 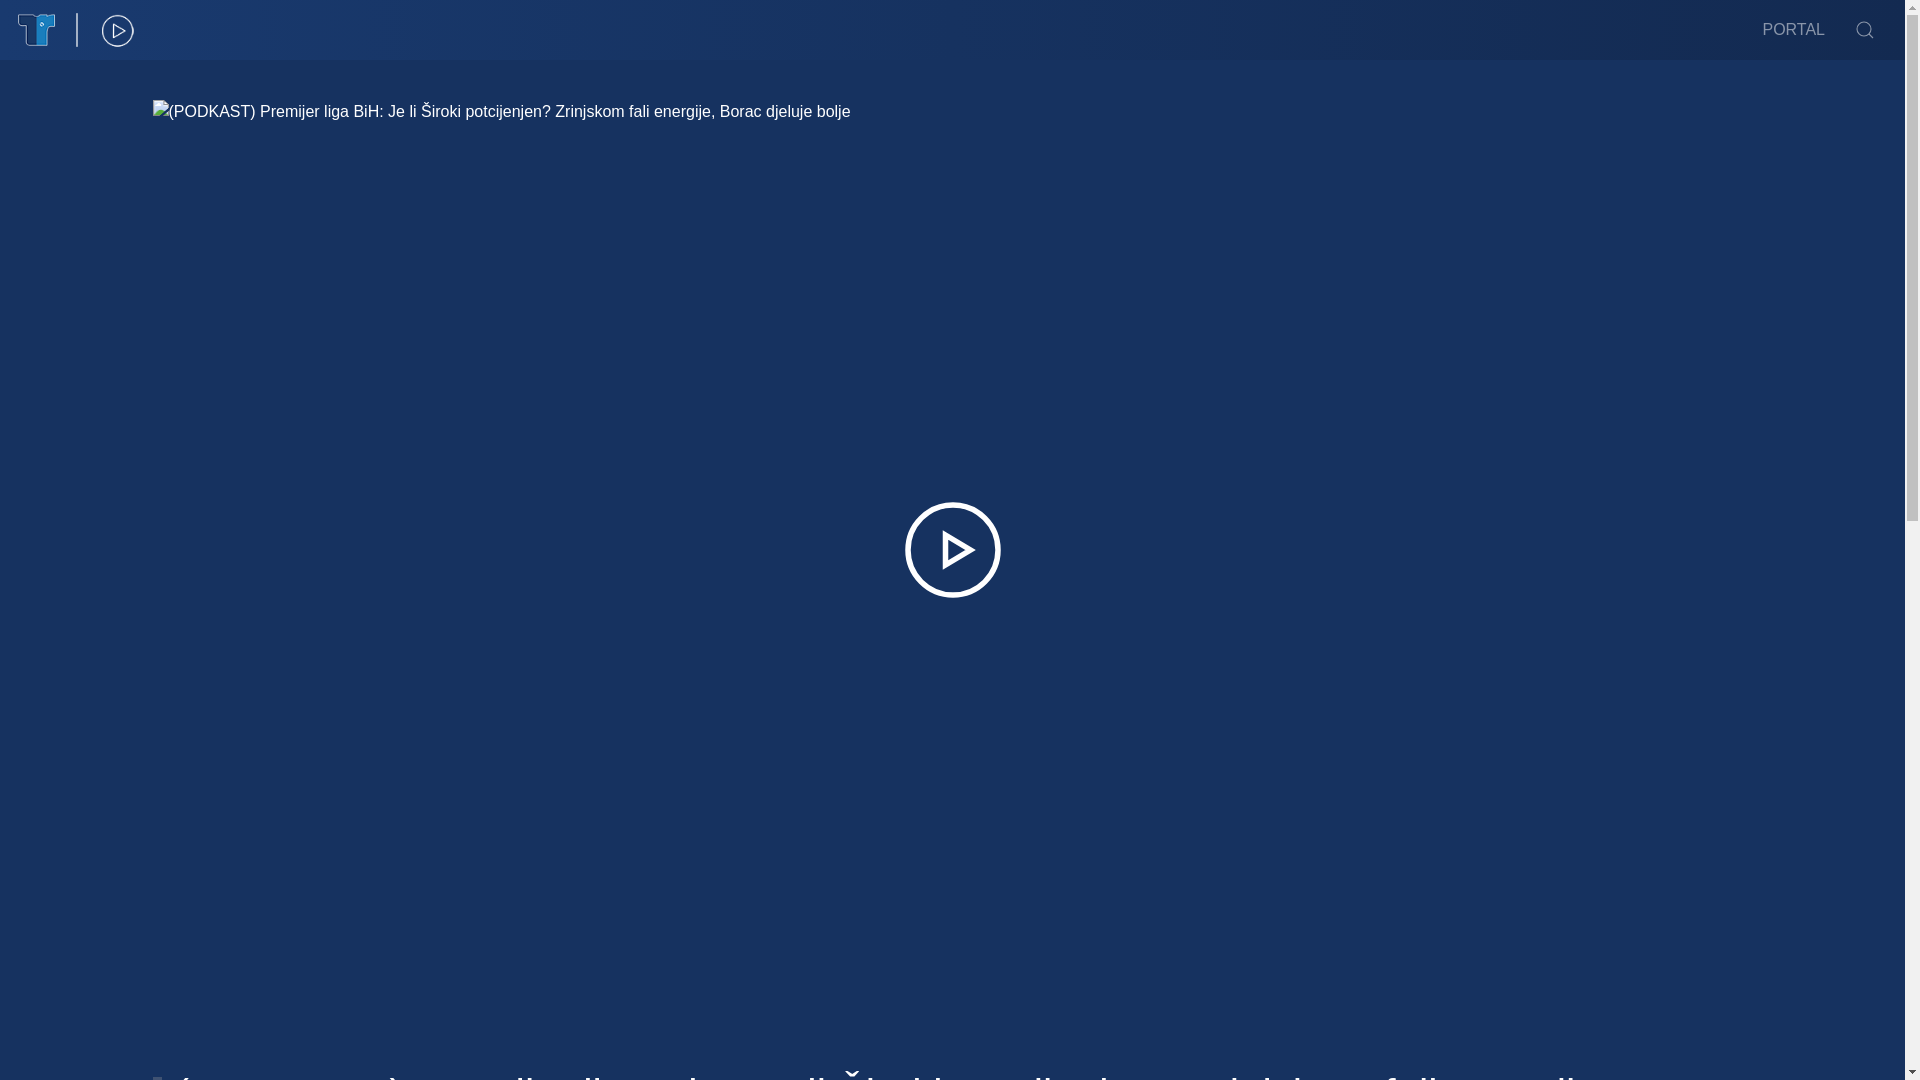 I want to click on 'PORTAL', so click(x=1793, y=30).